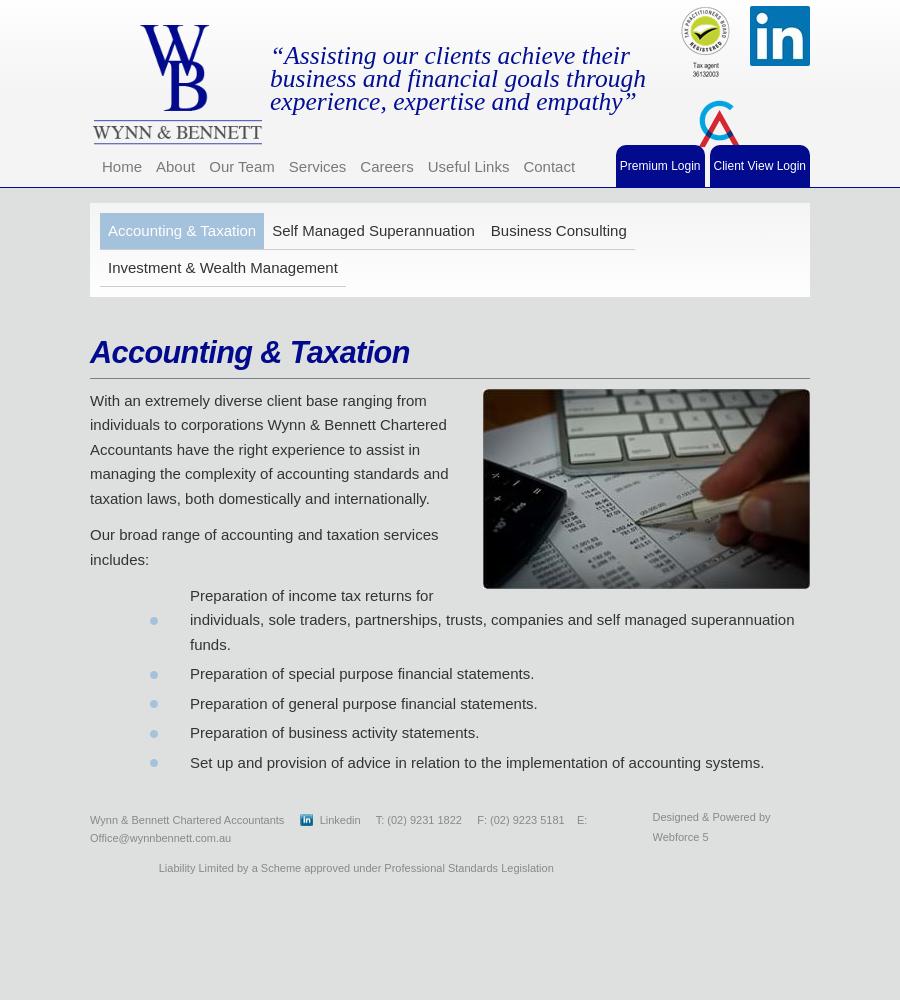 Image resolution: width=900 pixels, height=1000 pixels. I want to click on 'Linkedin', so click(341, 818).